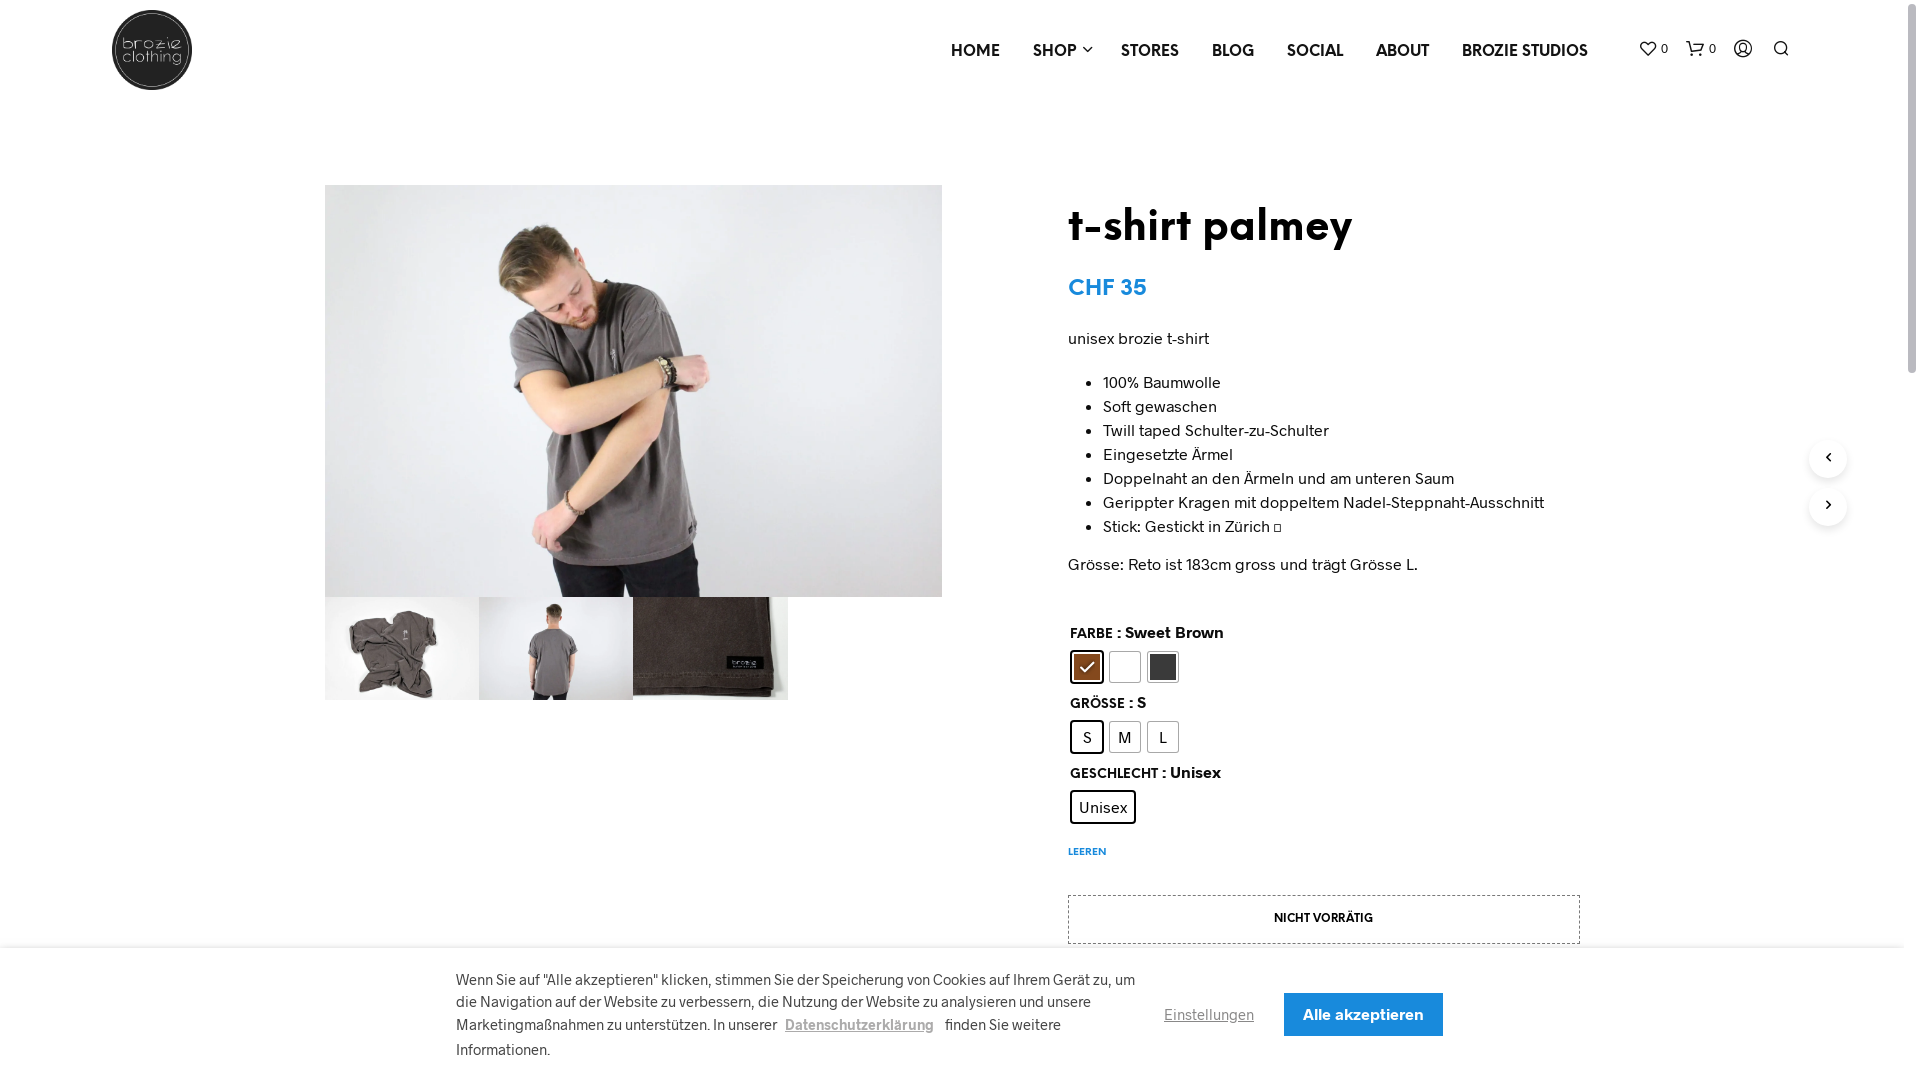 The width and height of the screenshot is (1920, 1080). What do you see at coordinates (1232, 51) in the screenshot?
I see `'BLOG'` at bounding box center [1232, 51].